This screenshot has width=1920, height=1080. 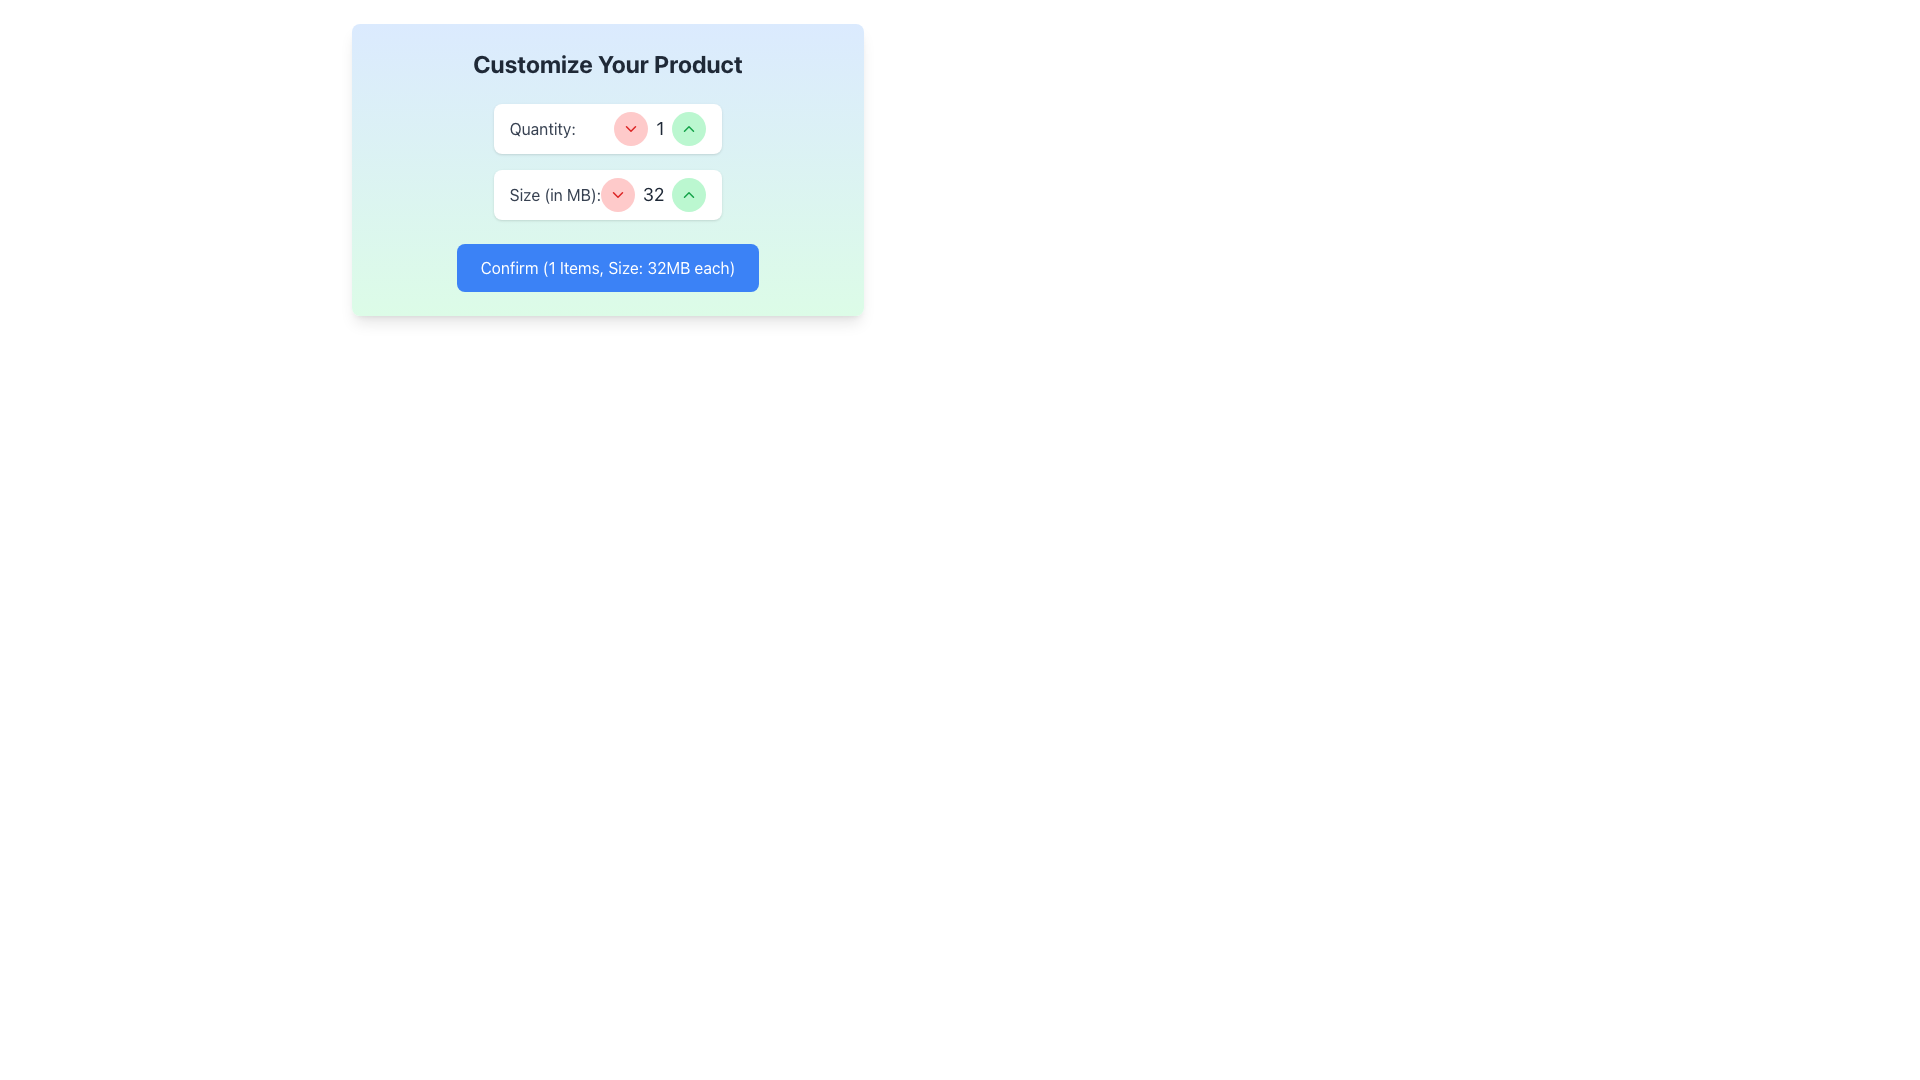 I want to click on the increment button, which is the third interactive button located to the right of the number '32', so click(x=689, y=195).